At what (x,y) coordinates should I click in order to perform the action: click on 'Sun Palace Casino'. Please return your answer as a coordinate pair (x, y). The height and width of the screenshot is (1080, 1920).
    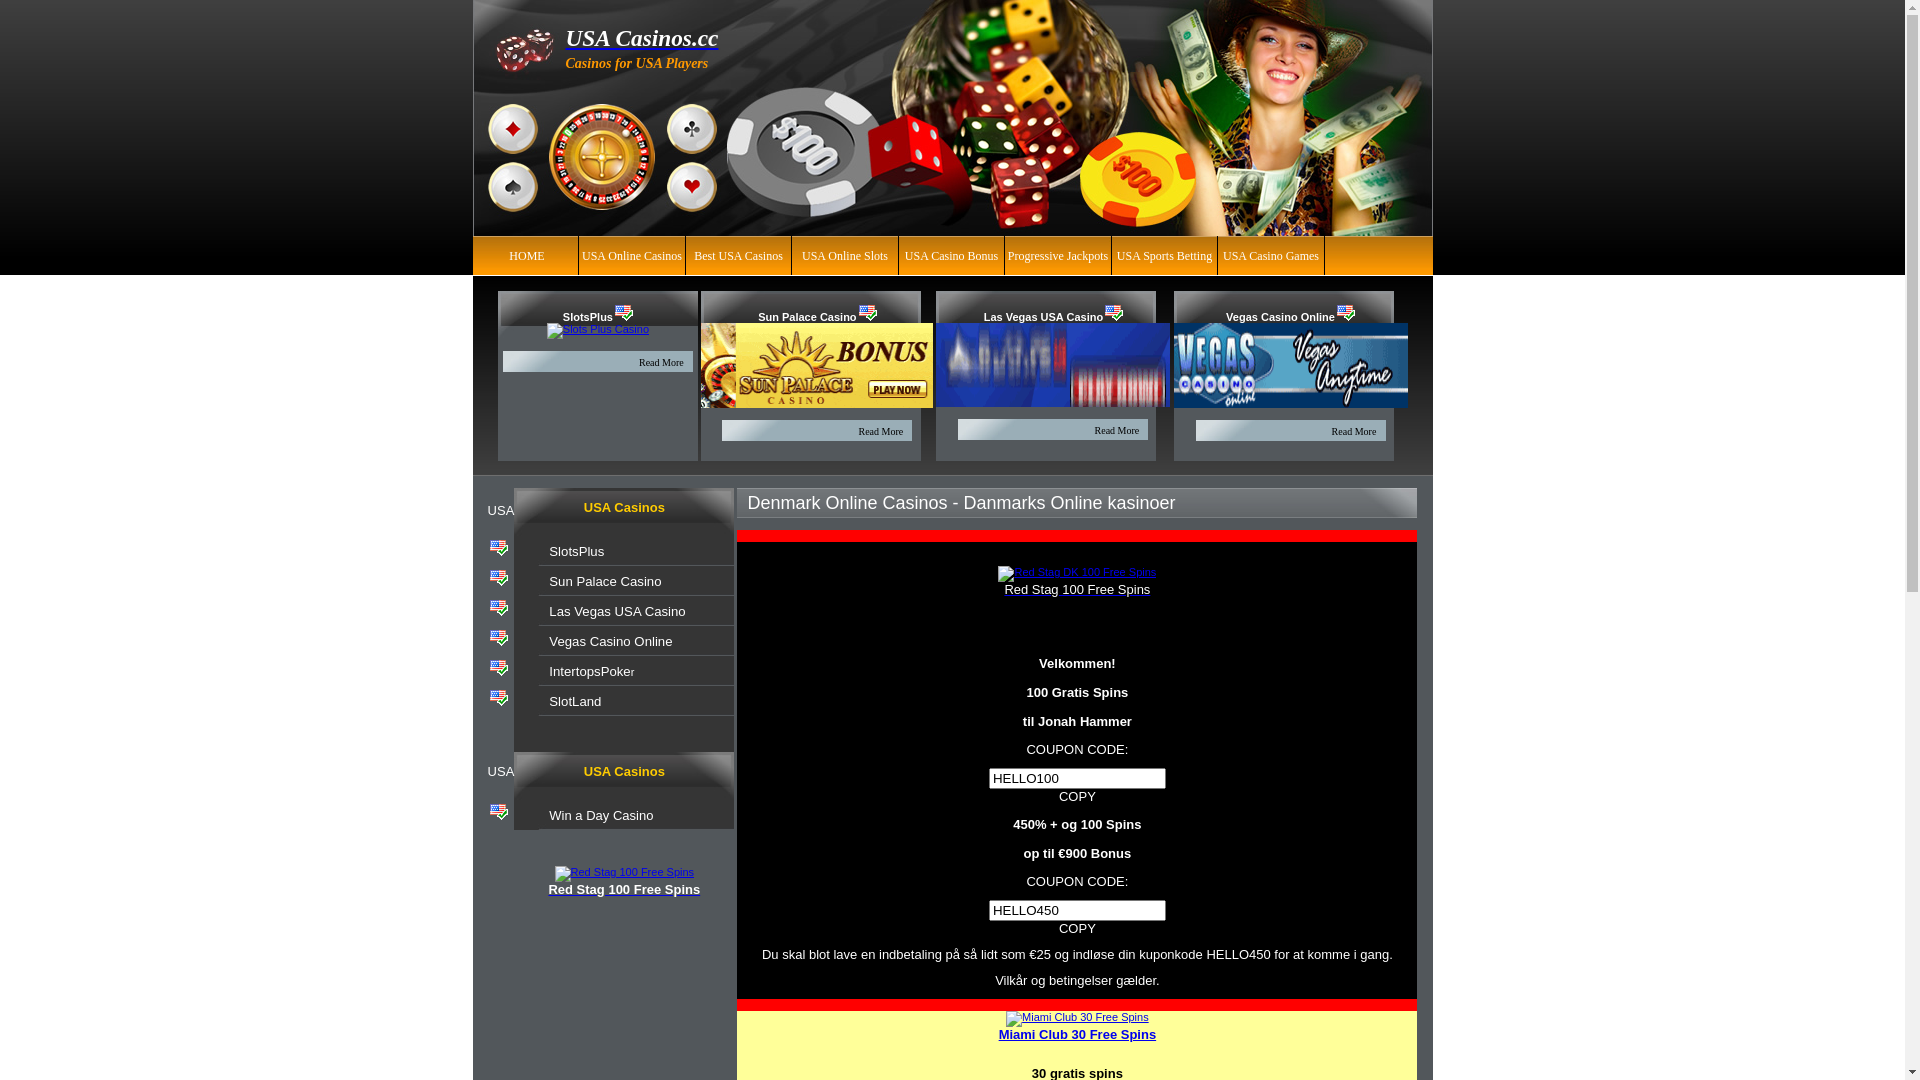
    Looking at the image, I should click on (757, 315).